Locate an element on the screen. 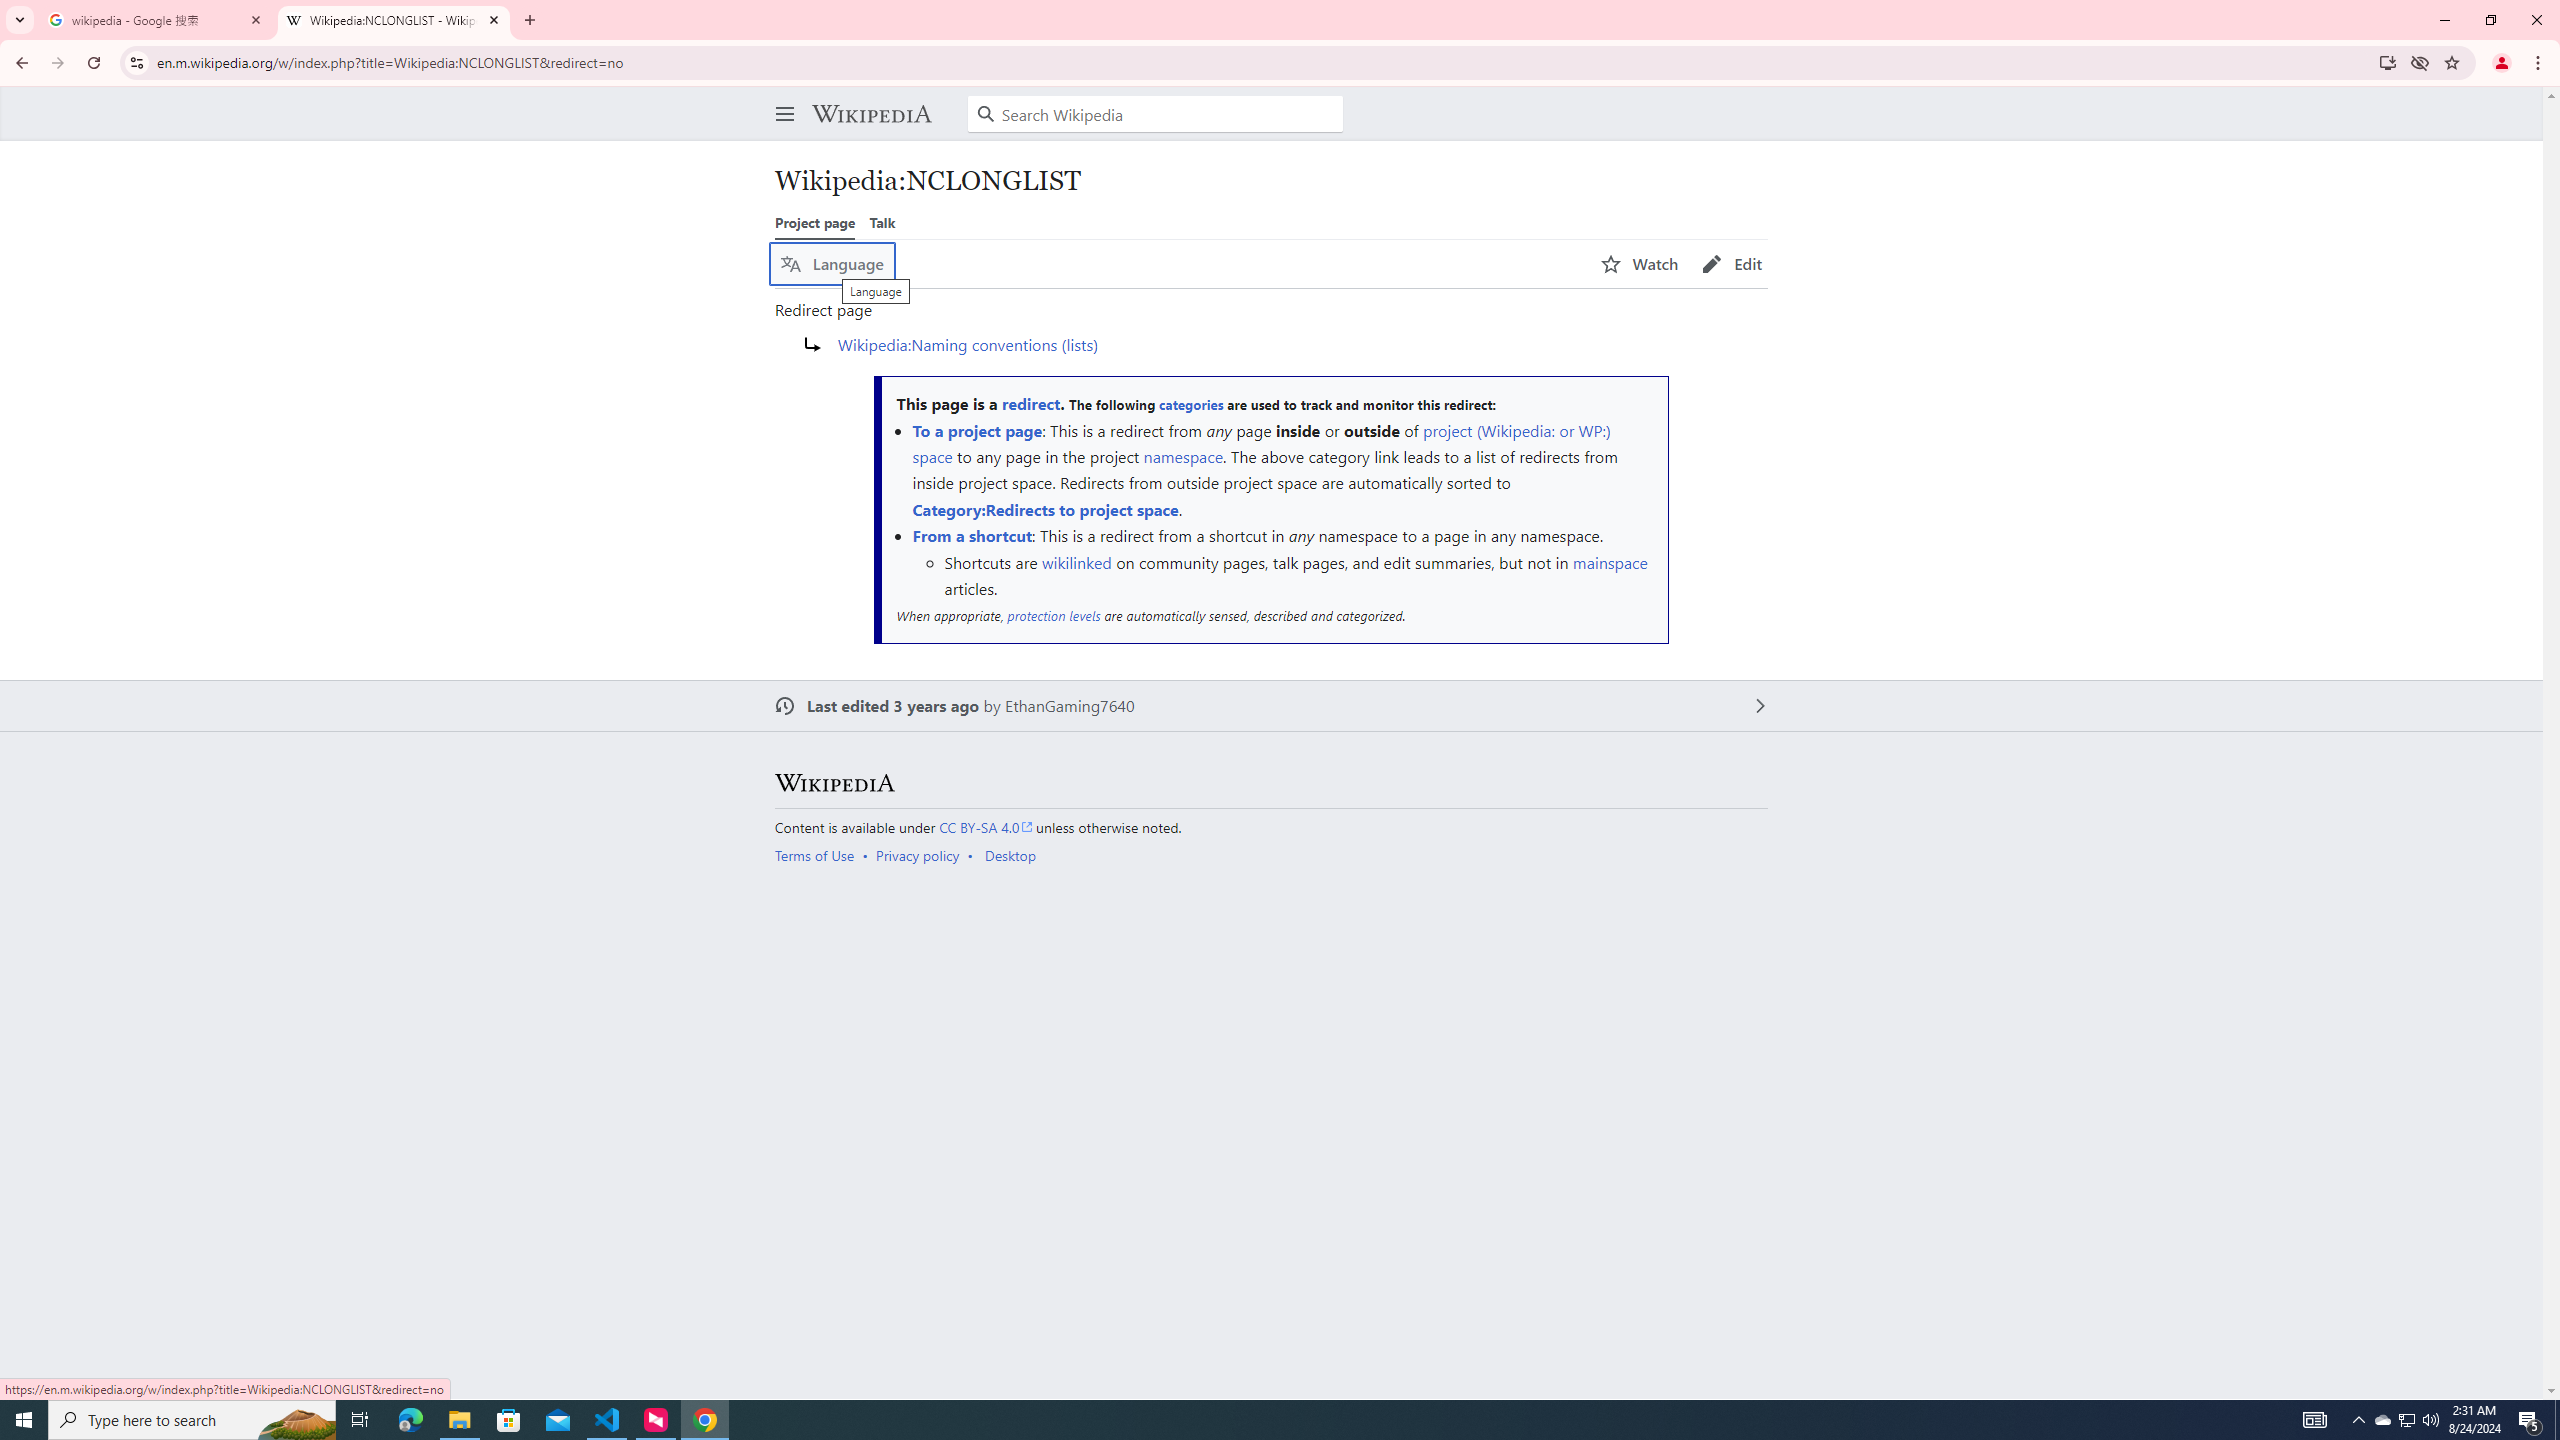 The height and width of the screenshot is (1440, 2560). 'categories' is located at coordinates (1190, 405).